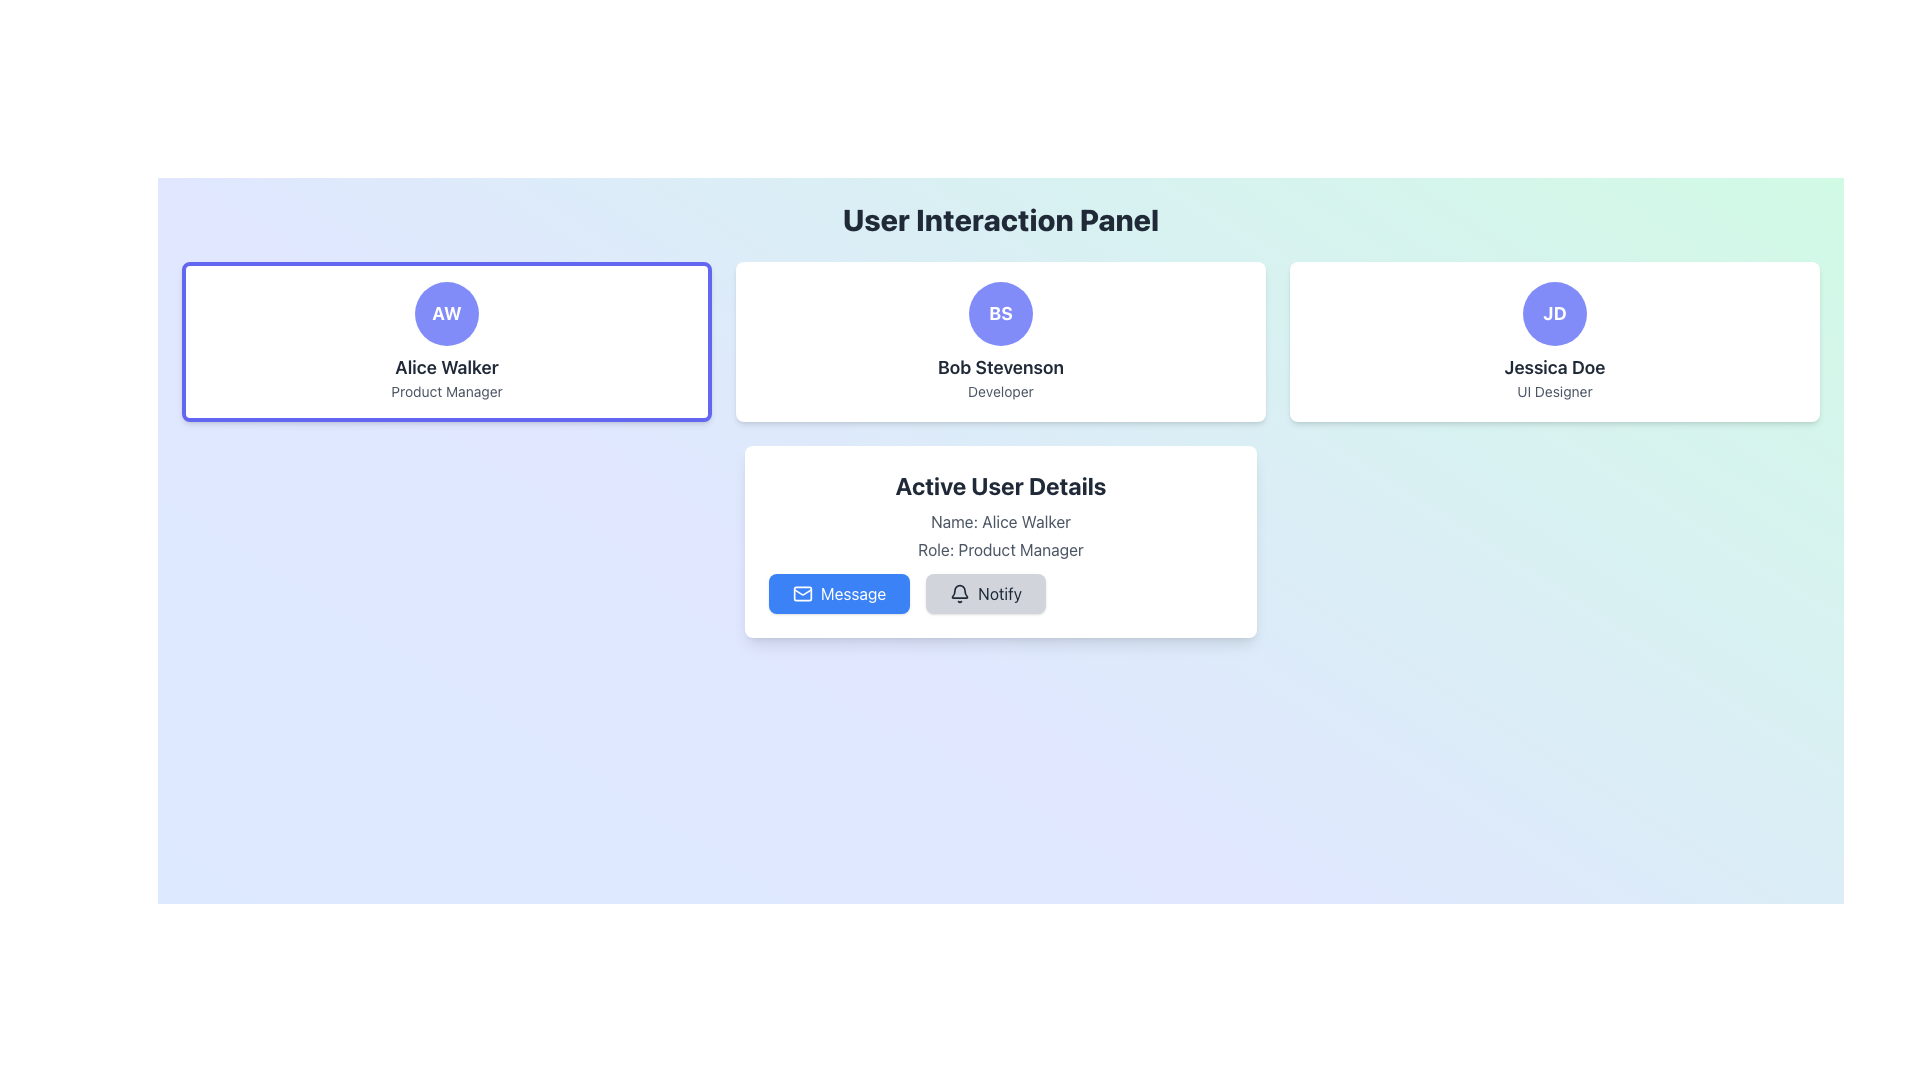 Image resolution: width=1920 pixels, height=1080 pixels. Describe the element at coordinates (445, 392) in the screenshot. I see `text of the Text Label displaying the role 'Product Manager', which is positioned below the name 'Alice Walker' and the initials 'AW'` at that location.